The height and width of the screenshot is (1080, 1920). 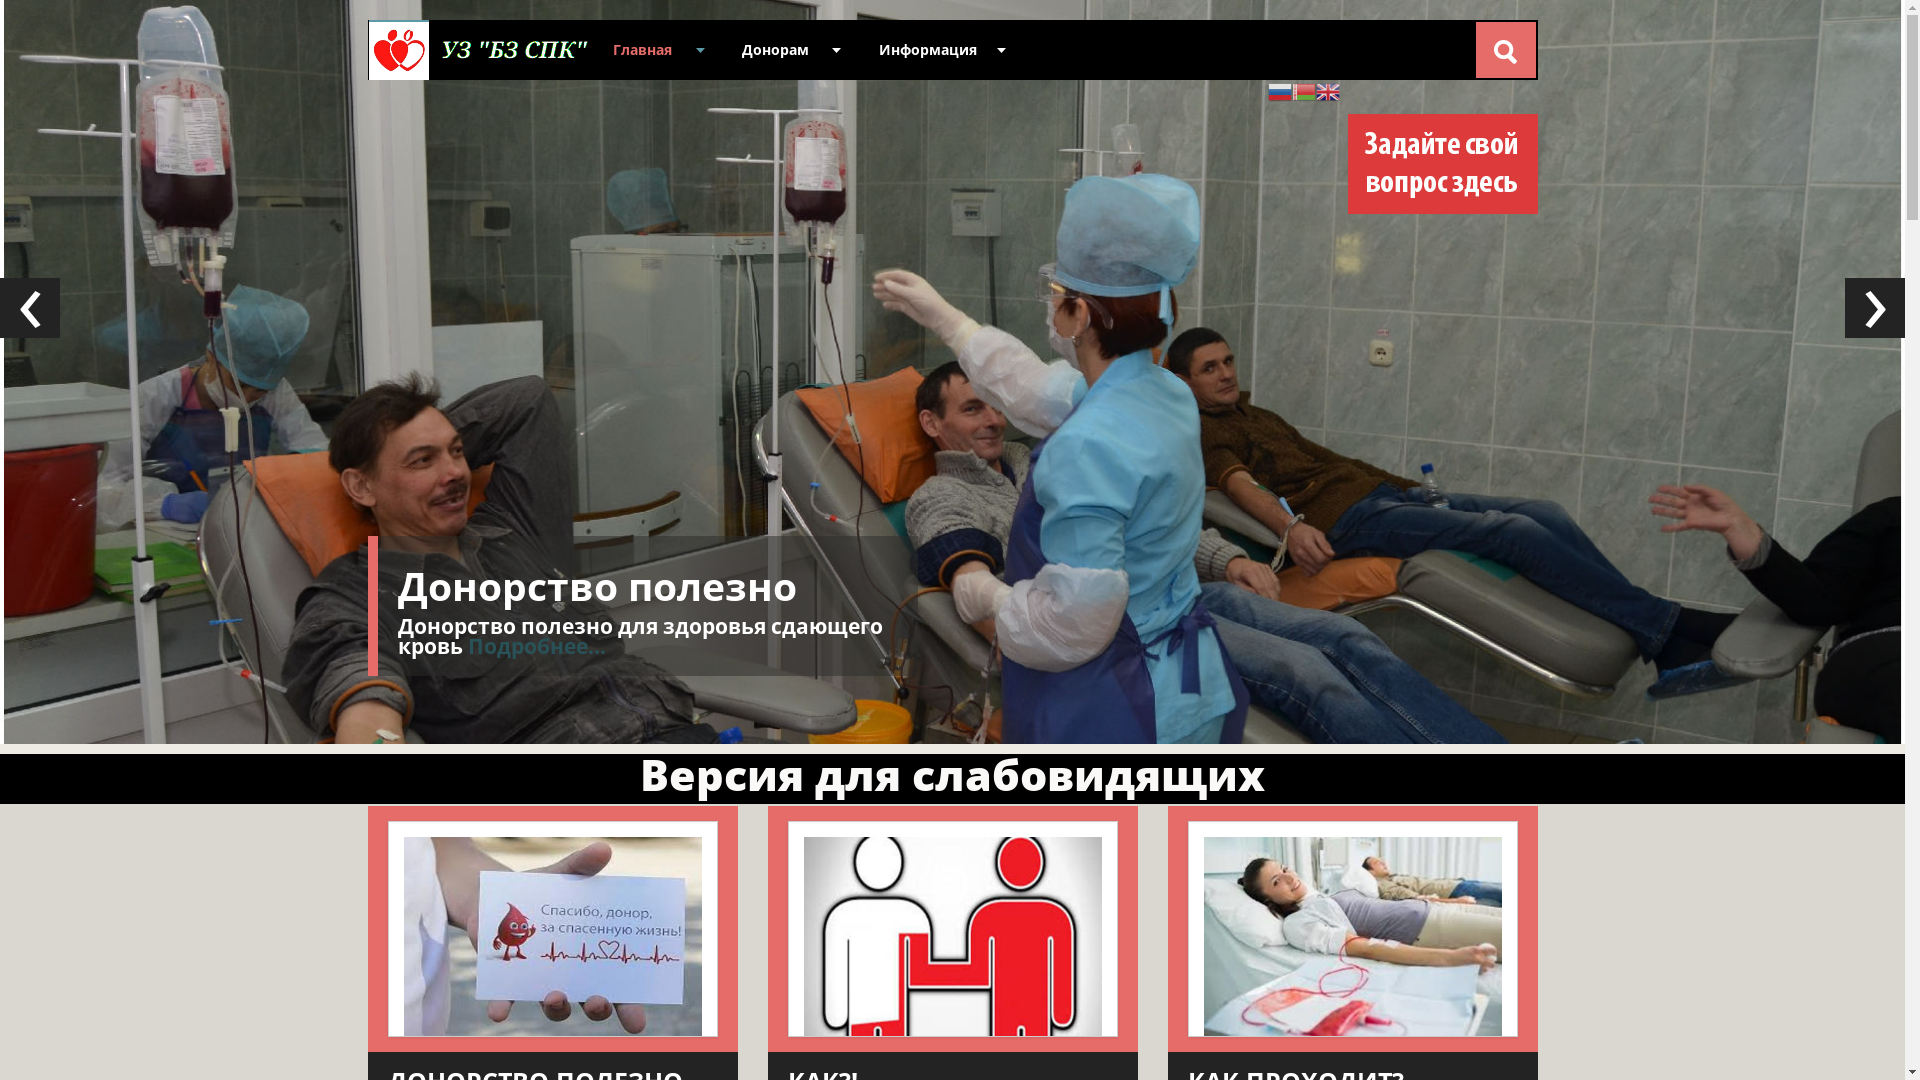 What do you see at coordinates (1291, 90) in the screenshot?
I see `'Belarusian'` at bounding box center [1291, 90].